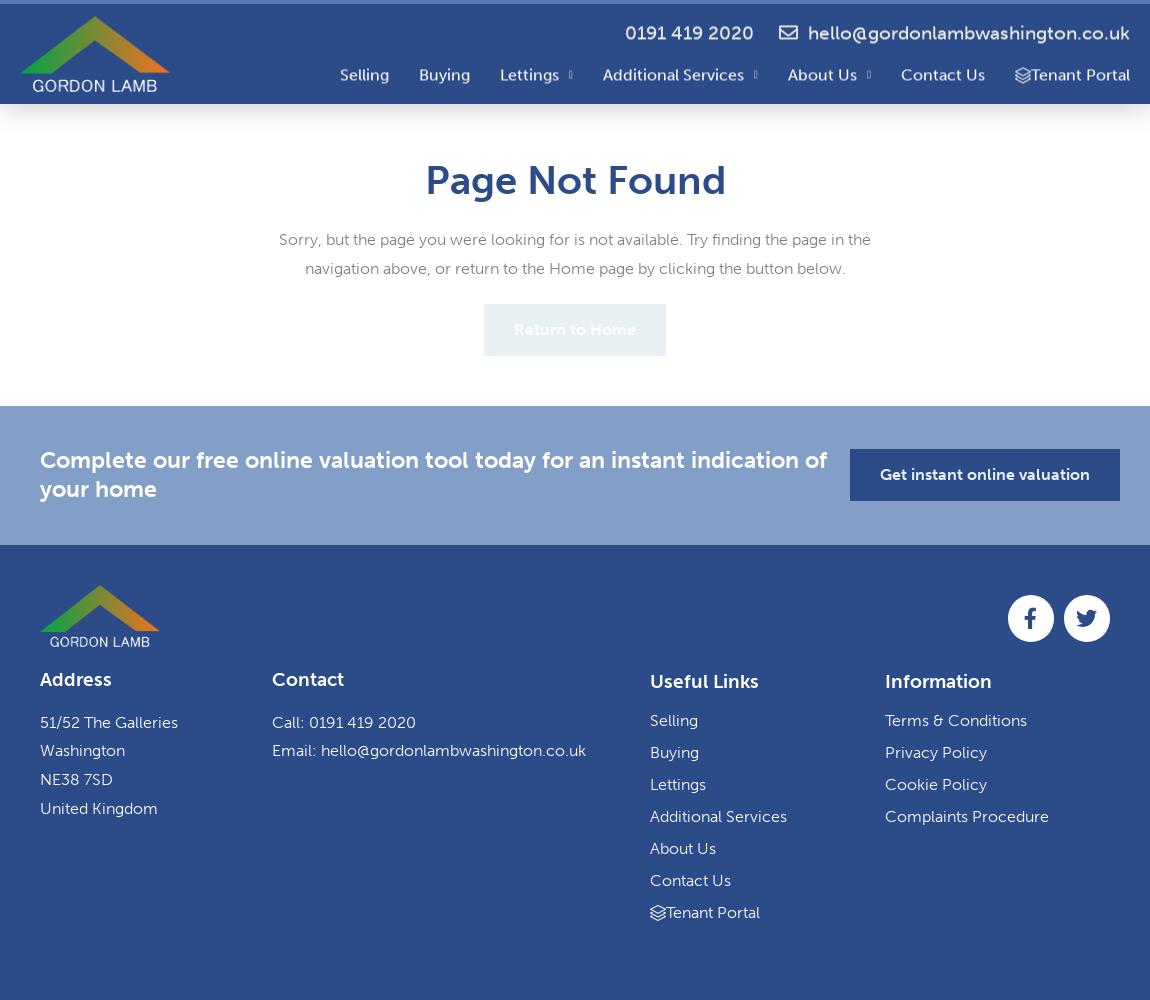  Describe the element at coordinates (884, 814) in the screenshot. I see `'Complaints Procedure'` at that location.